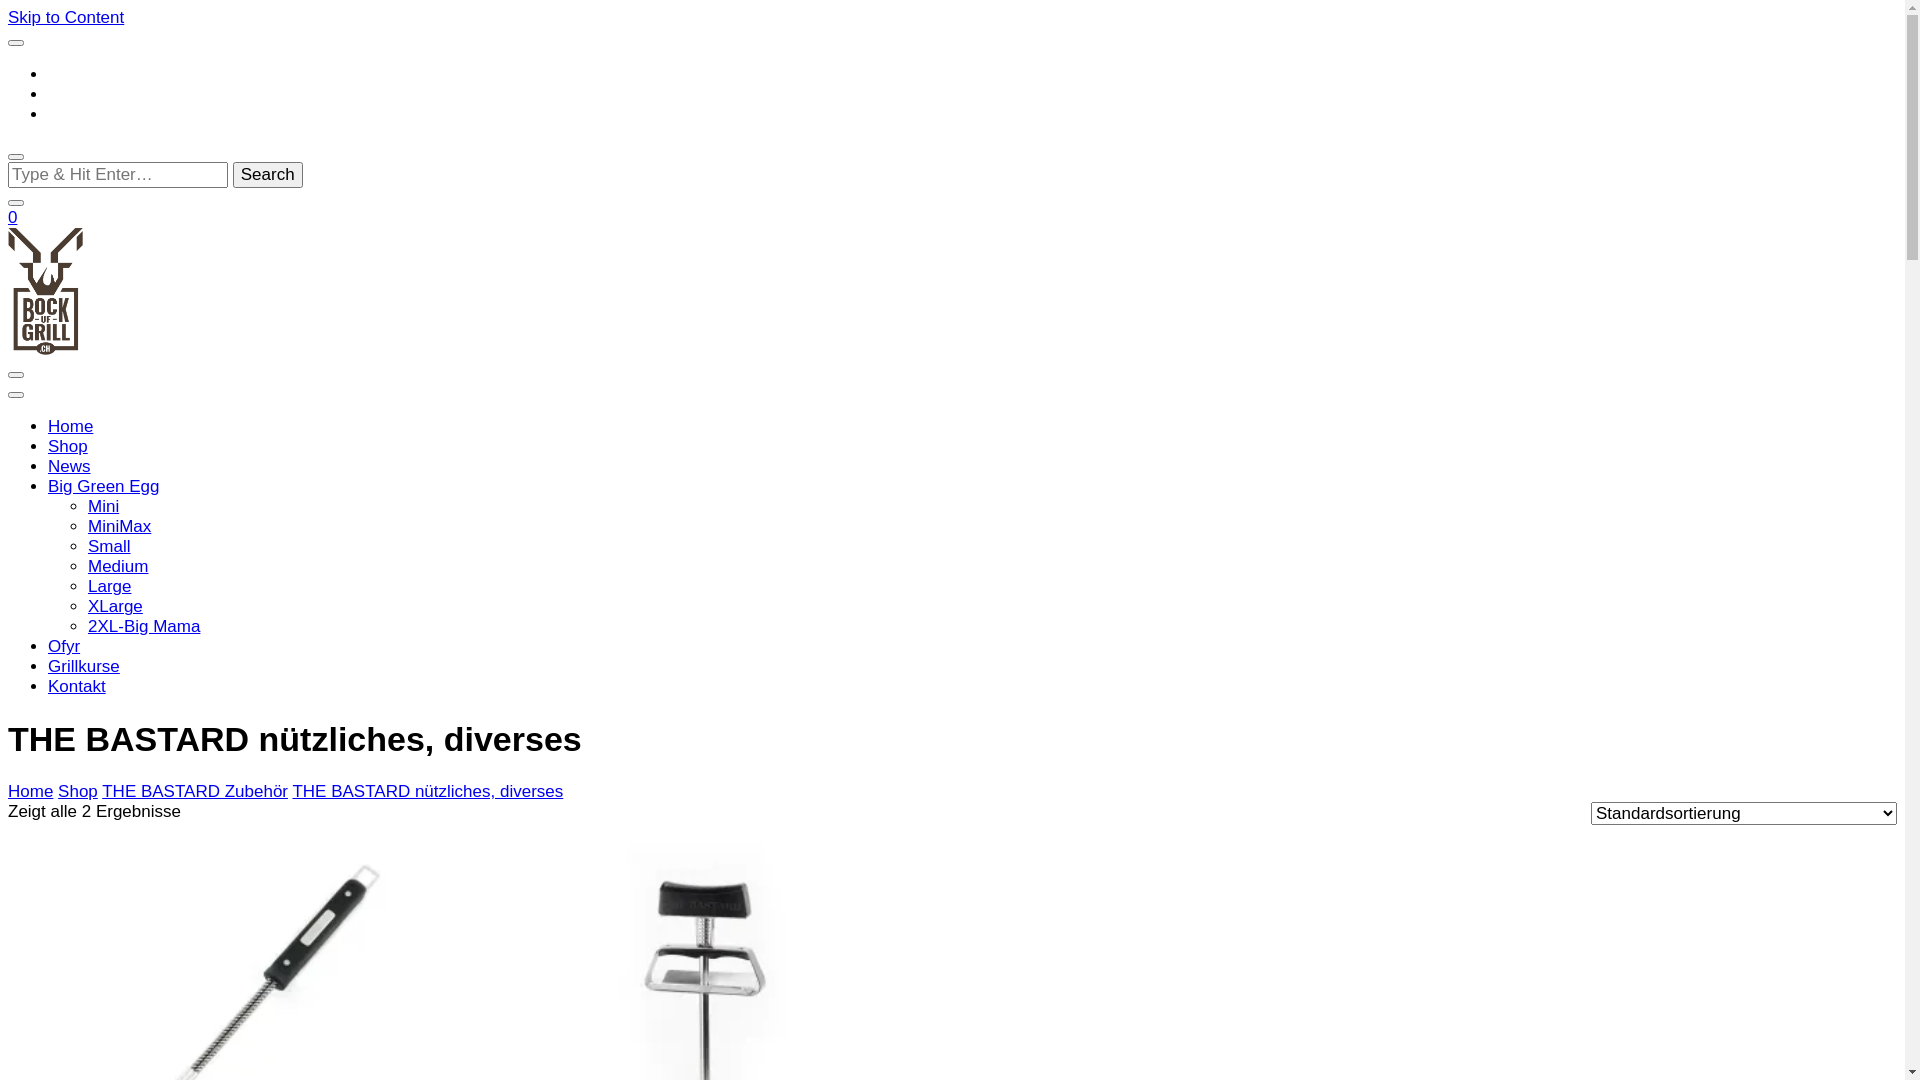 The height and width of the screenshot is (1080, 1920). Describe the element at coordinates (69, 466) in the screenshot. I see `'News'` at that location.